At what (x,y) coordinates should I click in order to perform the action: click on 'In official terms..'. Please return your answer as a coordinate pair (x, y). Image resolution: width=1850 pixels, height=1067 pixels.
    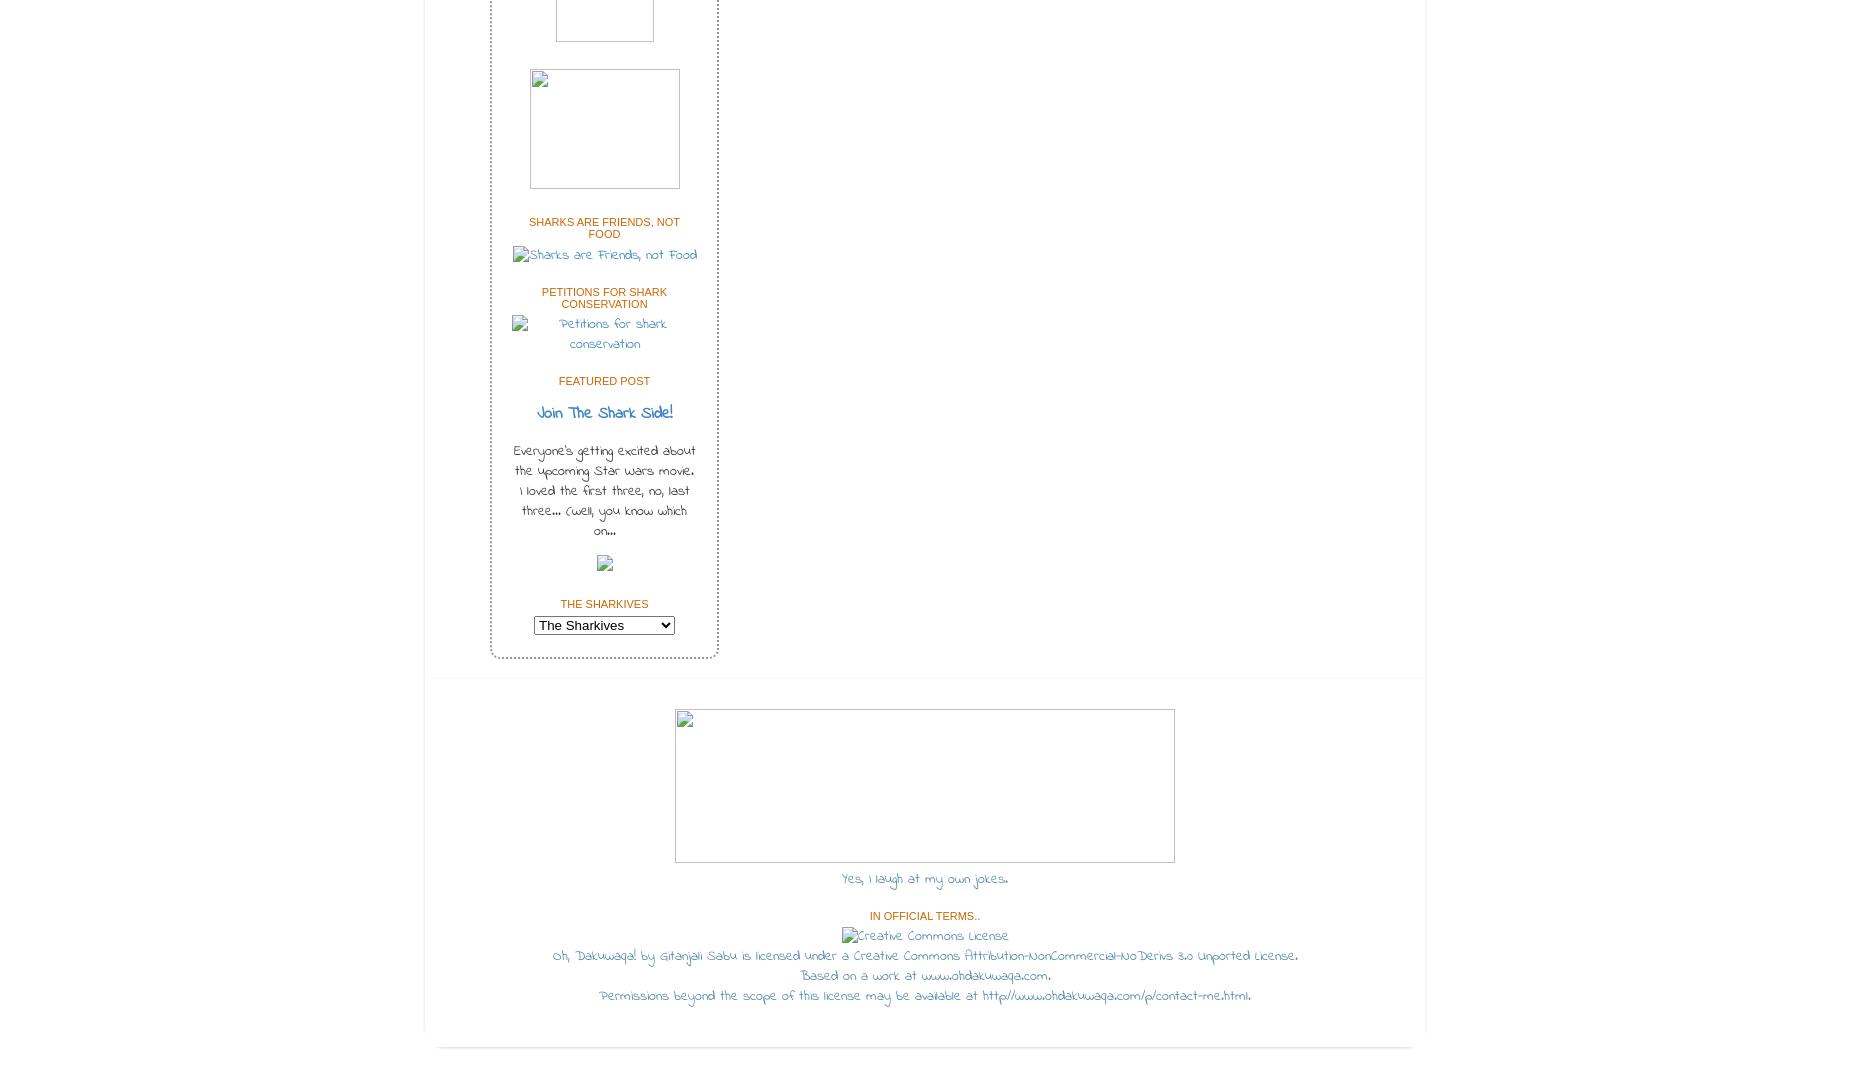
    Looking at the image, I should click on (924, 914).